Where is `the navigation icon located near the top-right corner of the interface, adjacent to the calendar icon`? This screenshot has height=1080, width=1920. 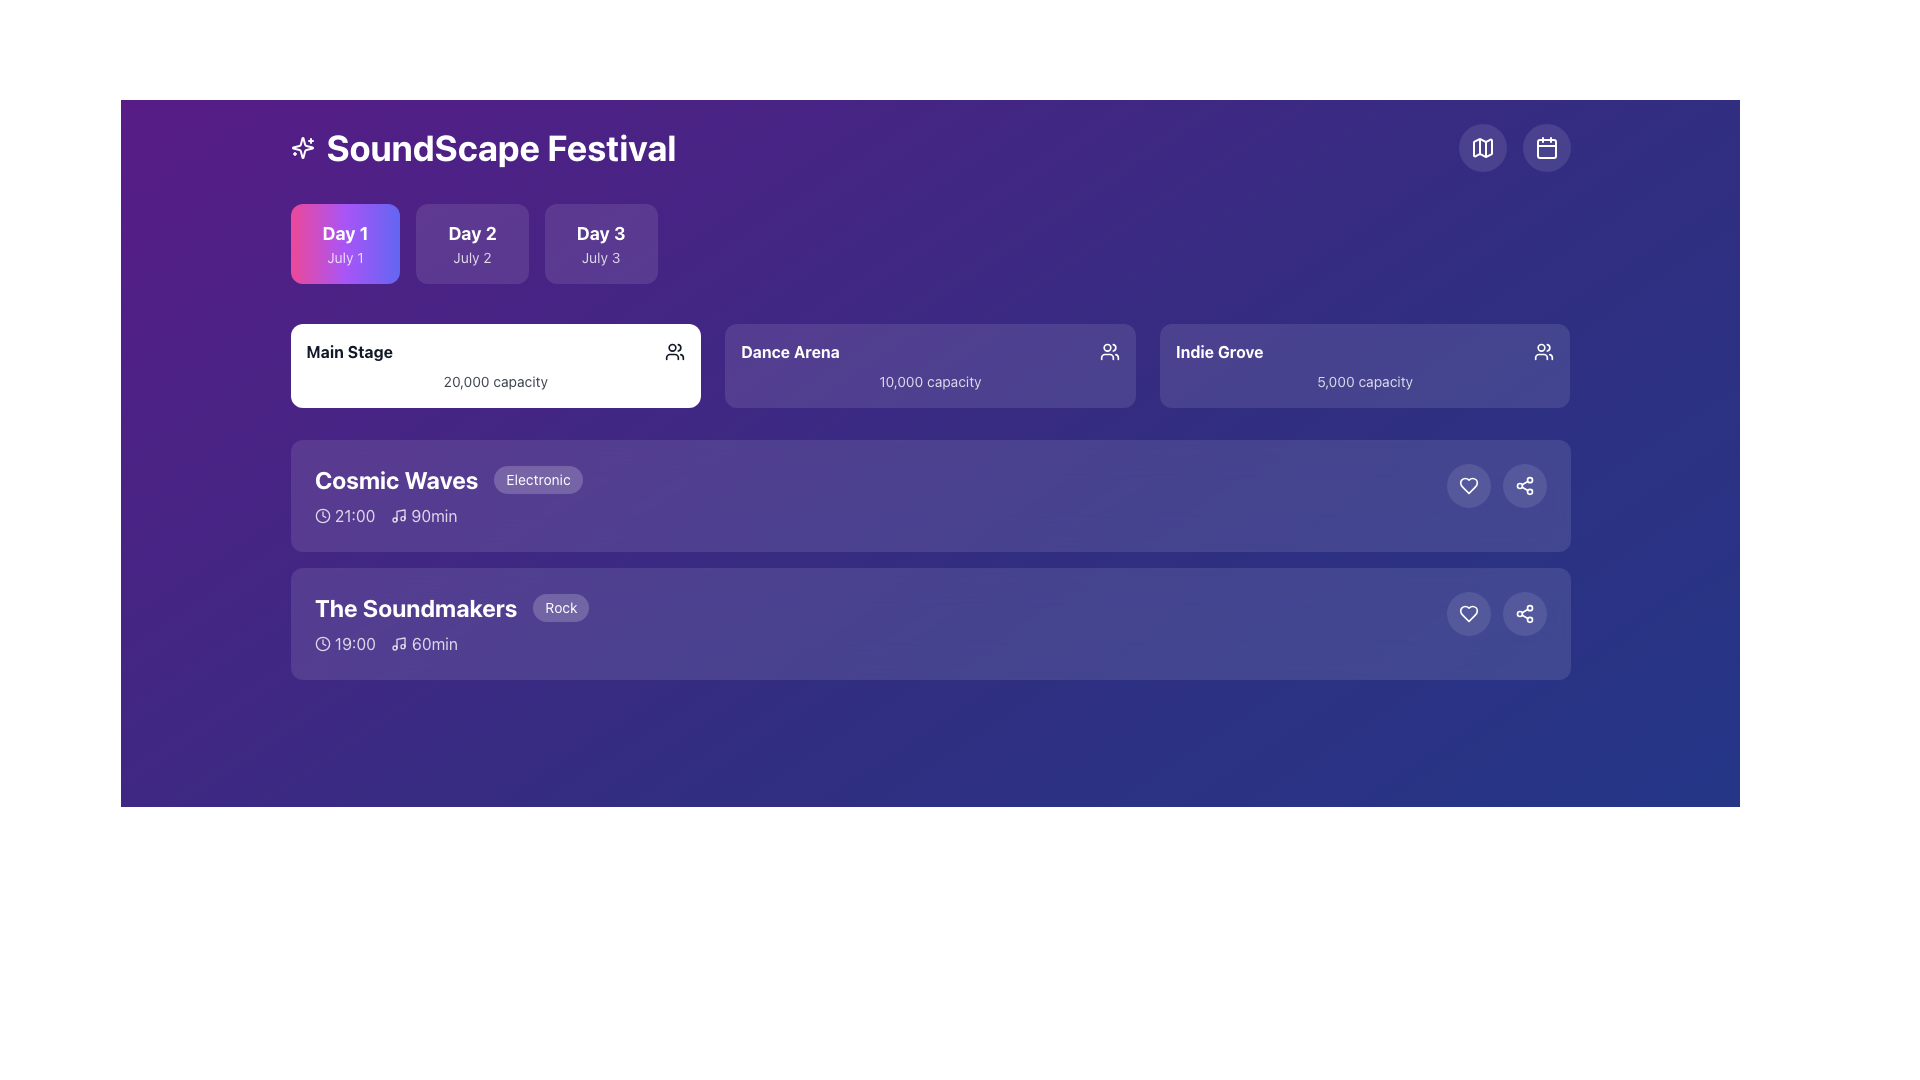
the navigation icon located near the top-right corner of the interface, adjacent to the calendar icon is located at coordinates (1482, 146).